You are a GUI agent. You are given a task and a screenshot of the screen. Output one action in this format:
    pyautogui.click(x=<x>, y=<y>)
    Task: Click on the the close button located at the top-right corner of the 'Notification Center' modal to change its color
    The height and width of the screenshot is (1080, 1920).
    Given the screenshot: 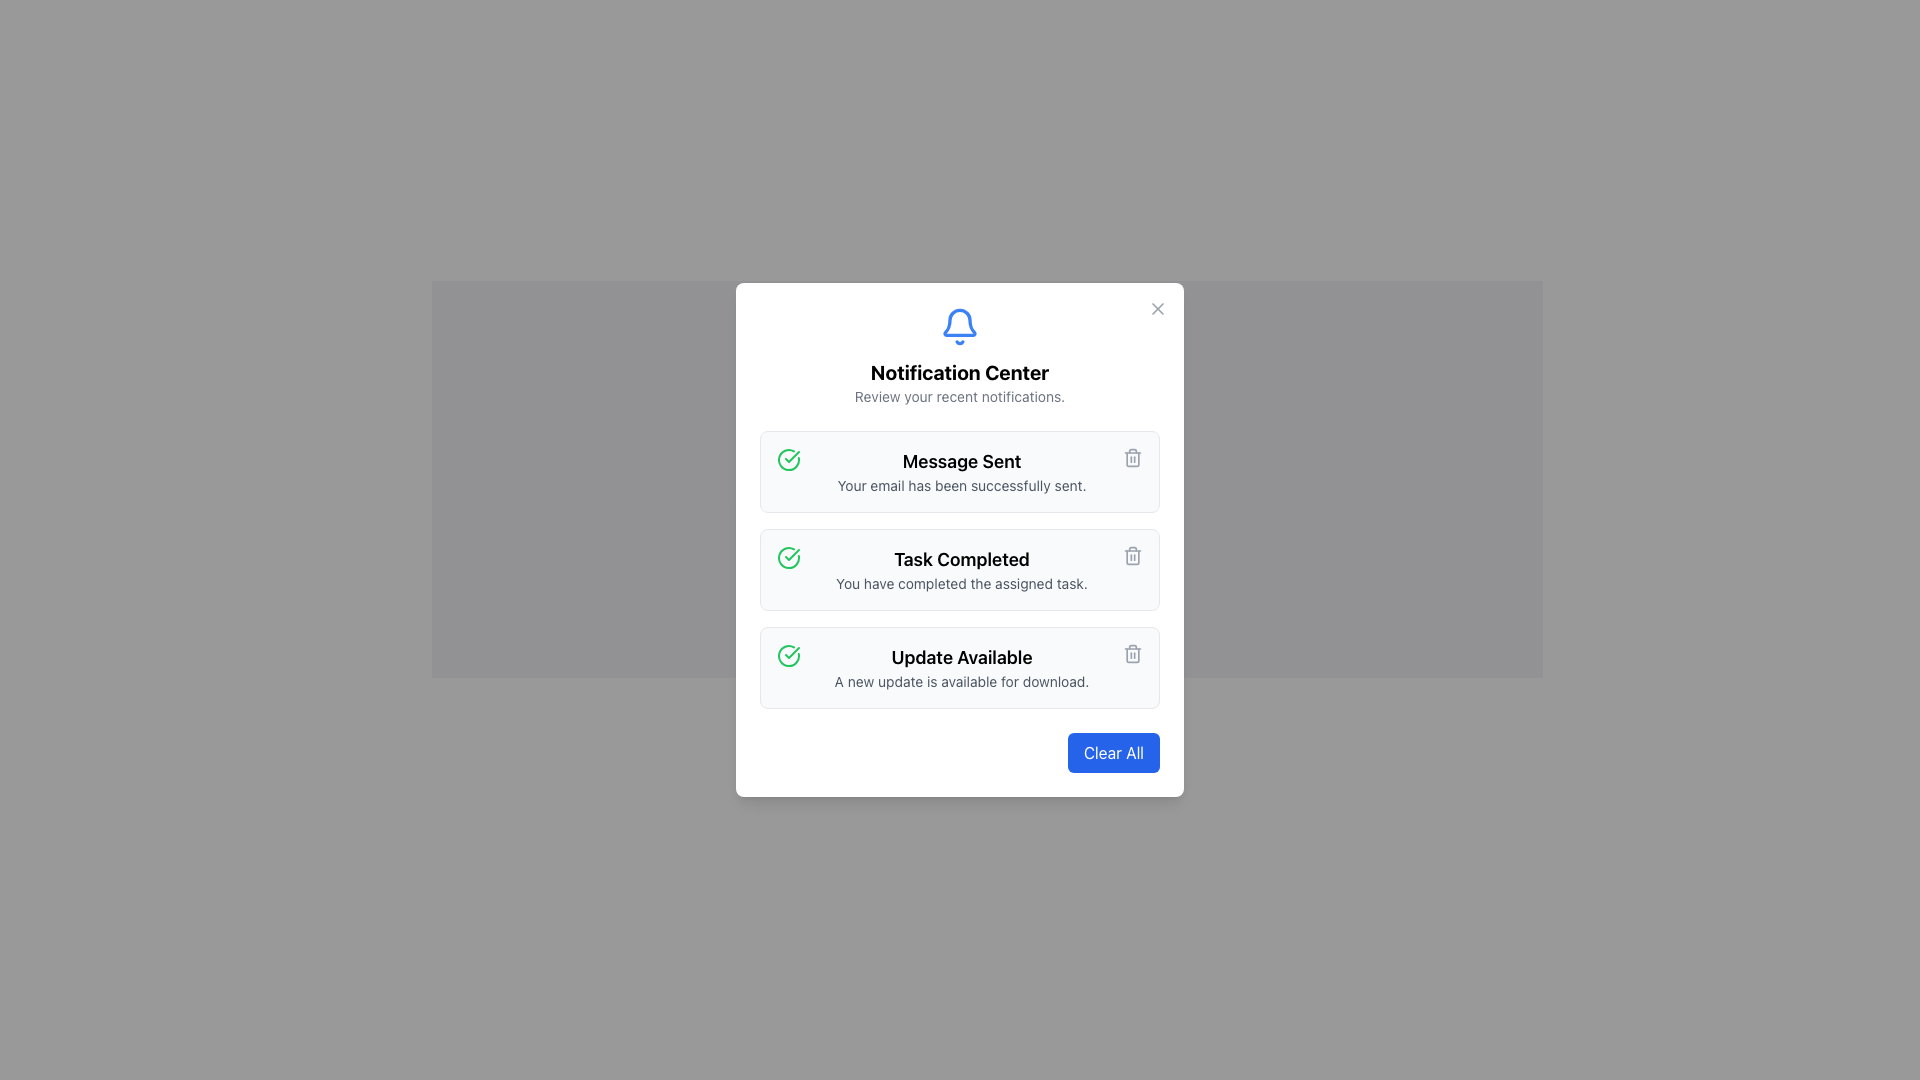 What is the action you would take?
    pyautogui.click(x=1157, y=308)
    